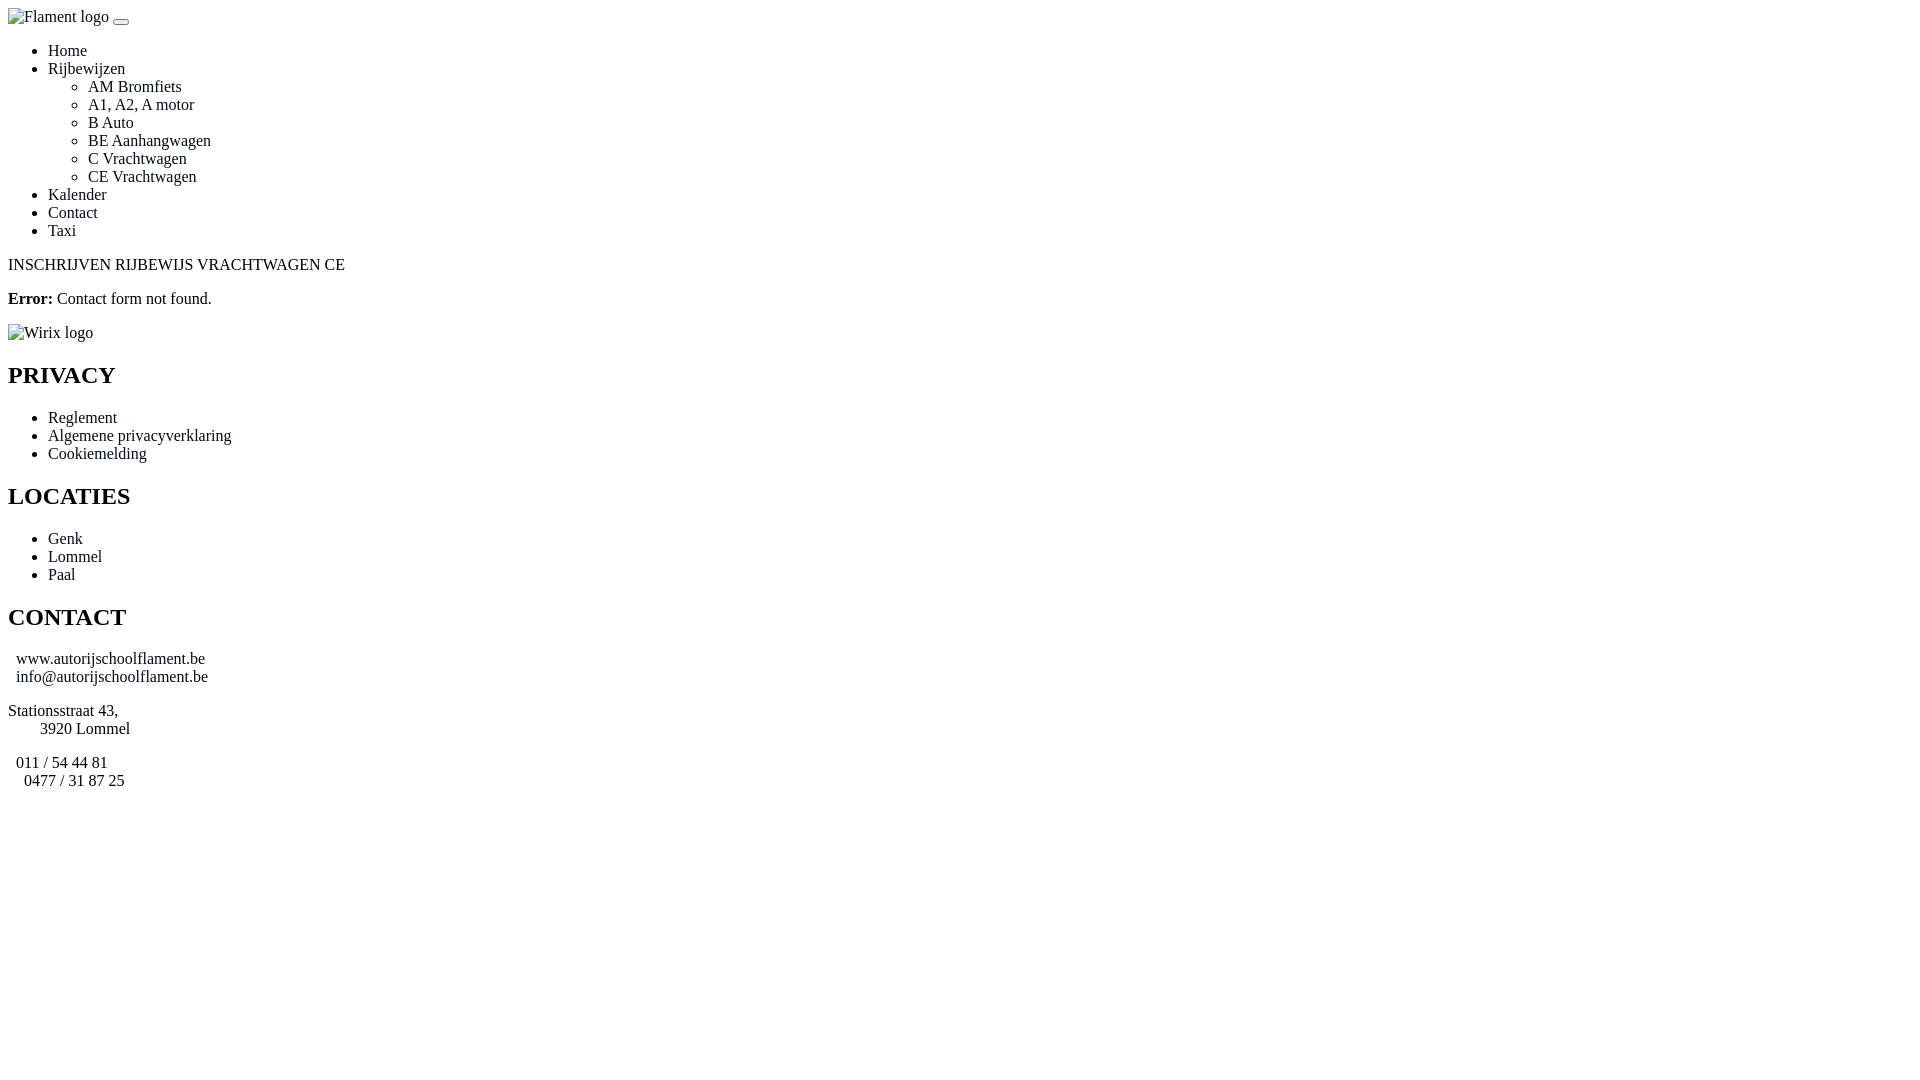  I want to click on 'Lommel', so click(75, 556).